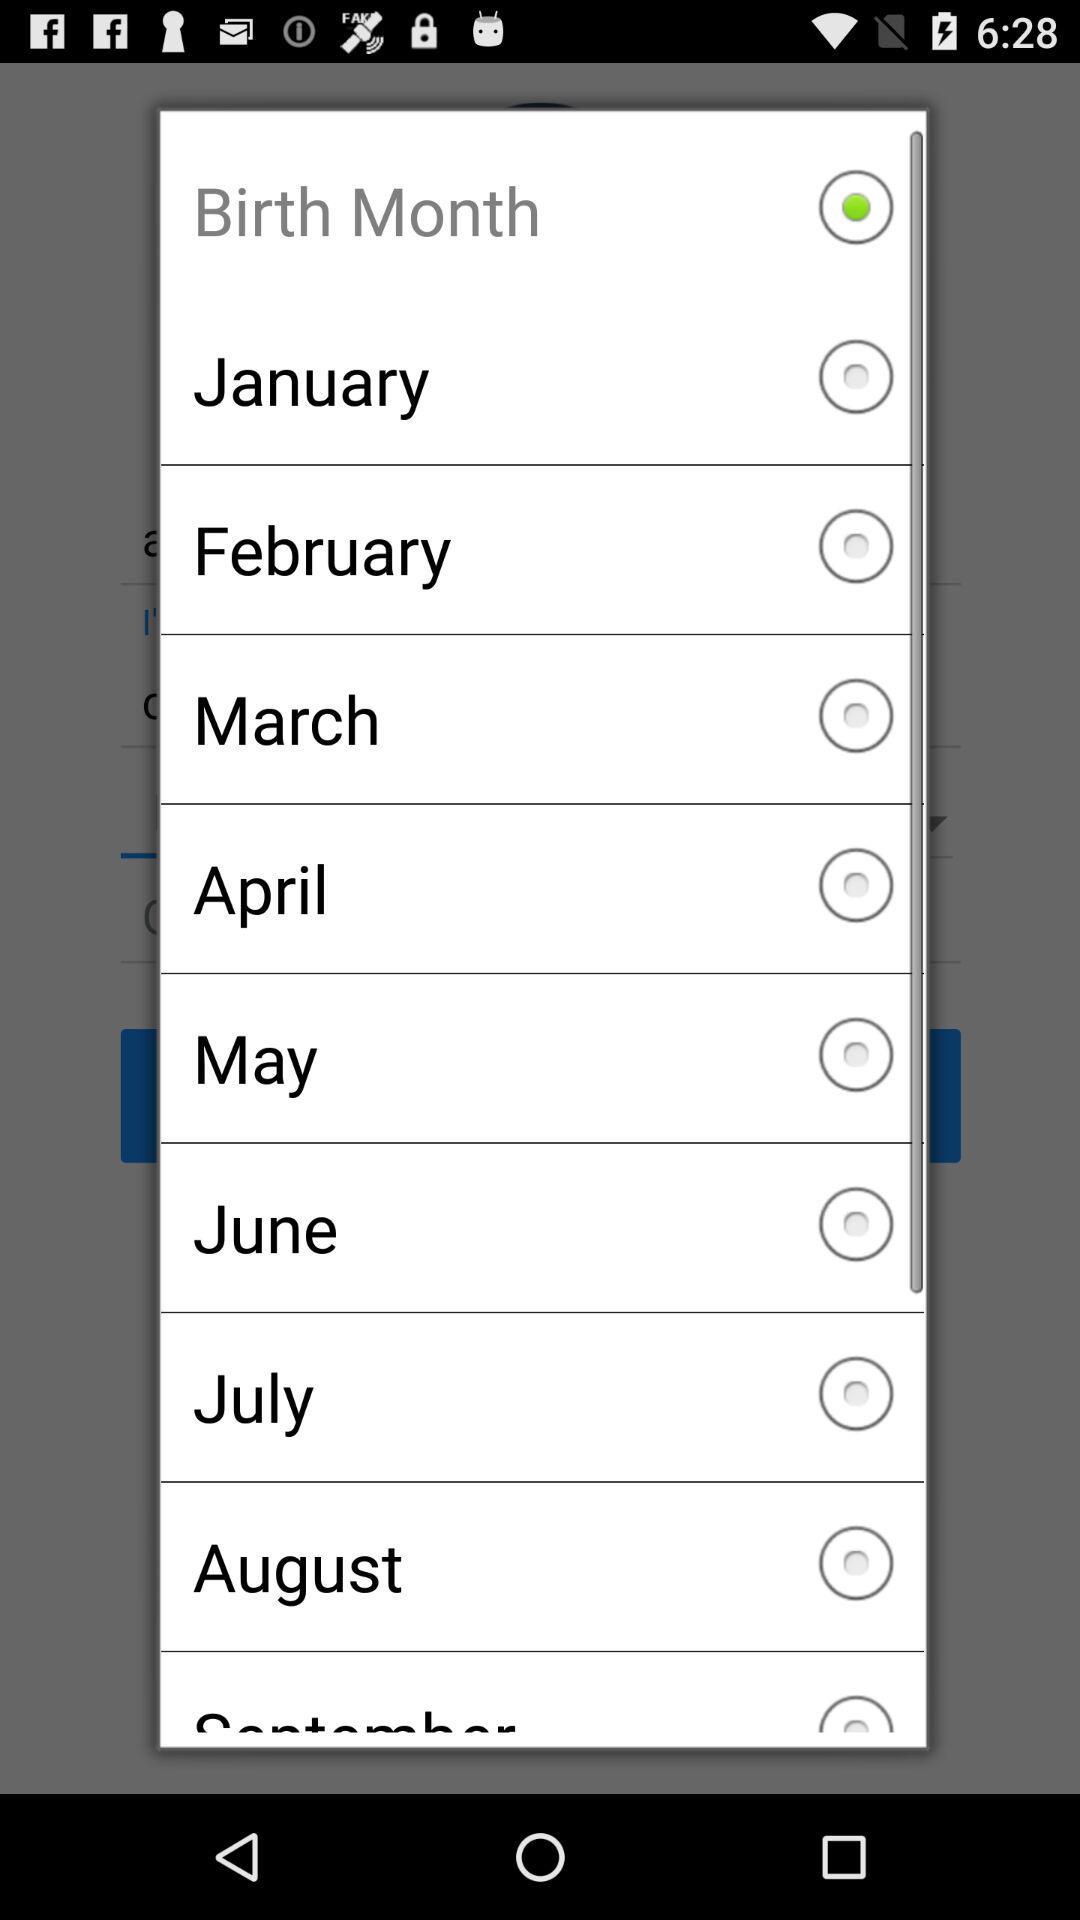  What do you see at coordinates (542, 719) in the screenshot?
I see `the march checkbox` at bounding box center [542, 719].